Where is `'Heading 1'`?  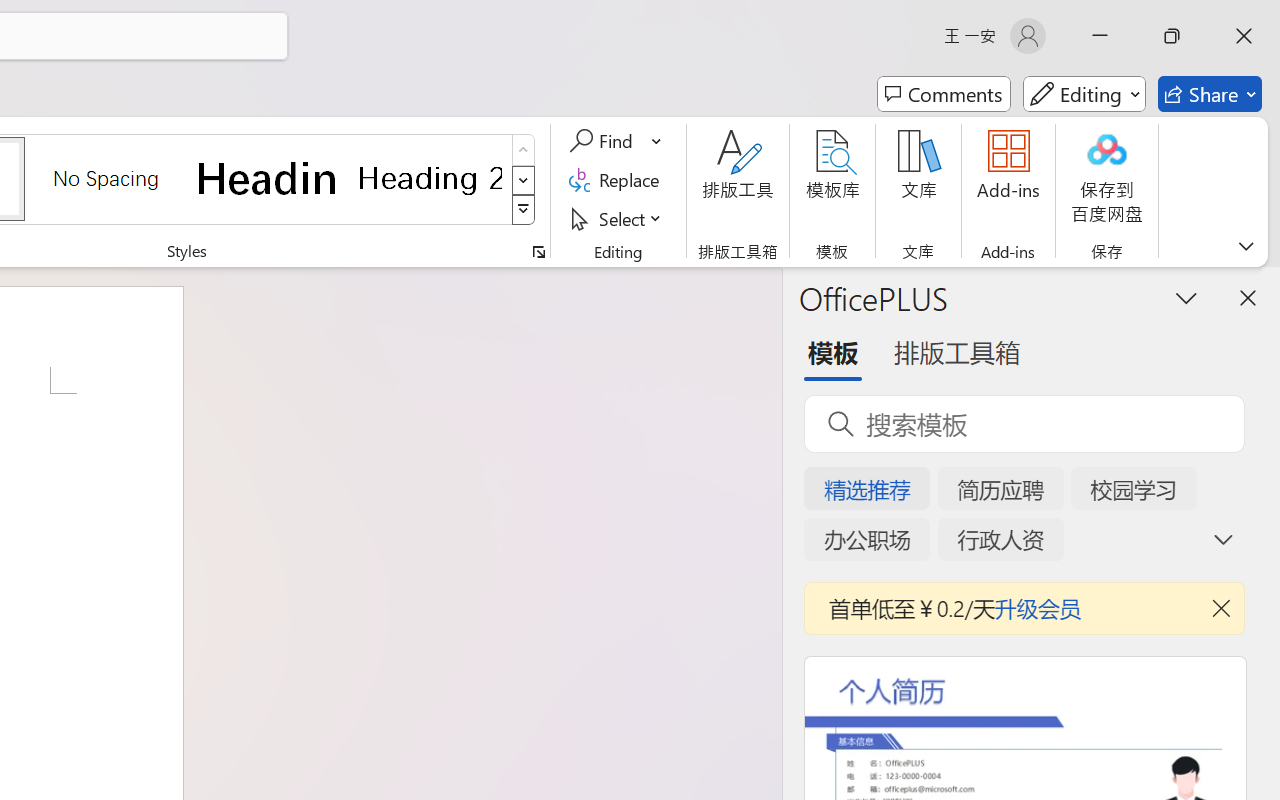 'Heading 1' is located at coordinates (267, 177).